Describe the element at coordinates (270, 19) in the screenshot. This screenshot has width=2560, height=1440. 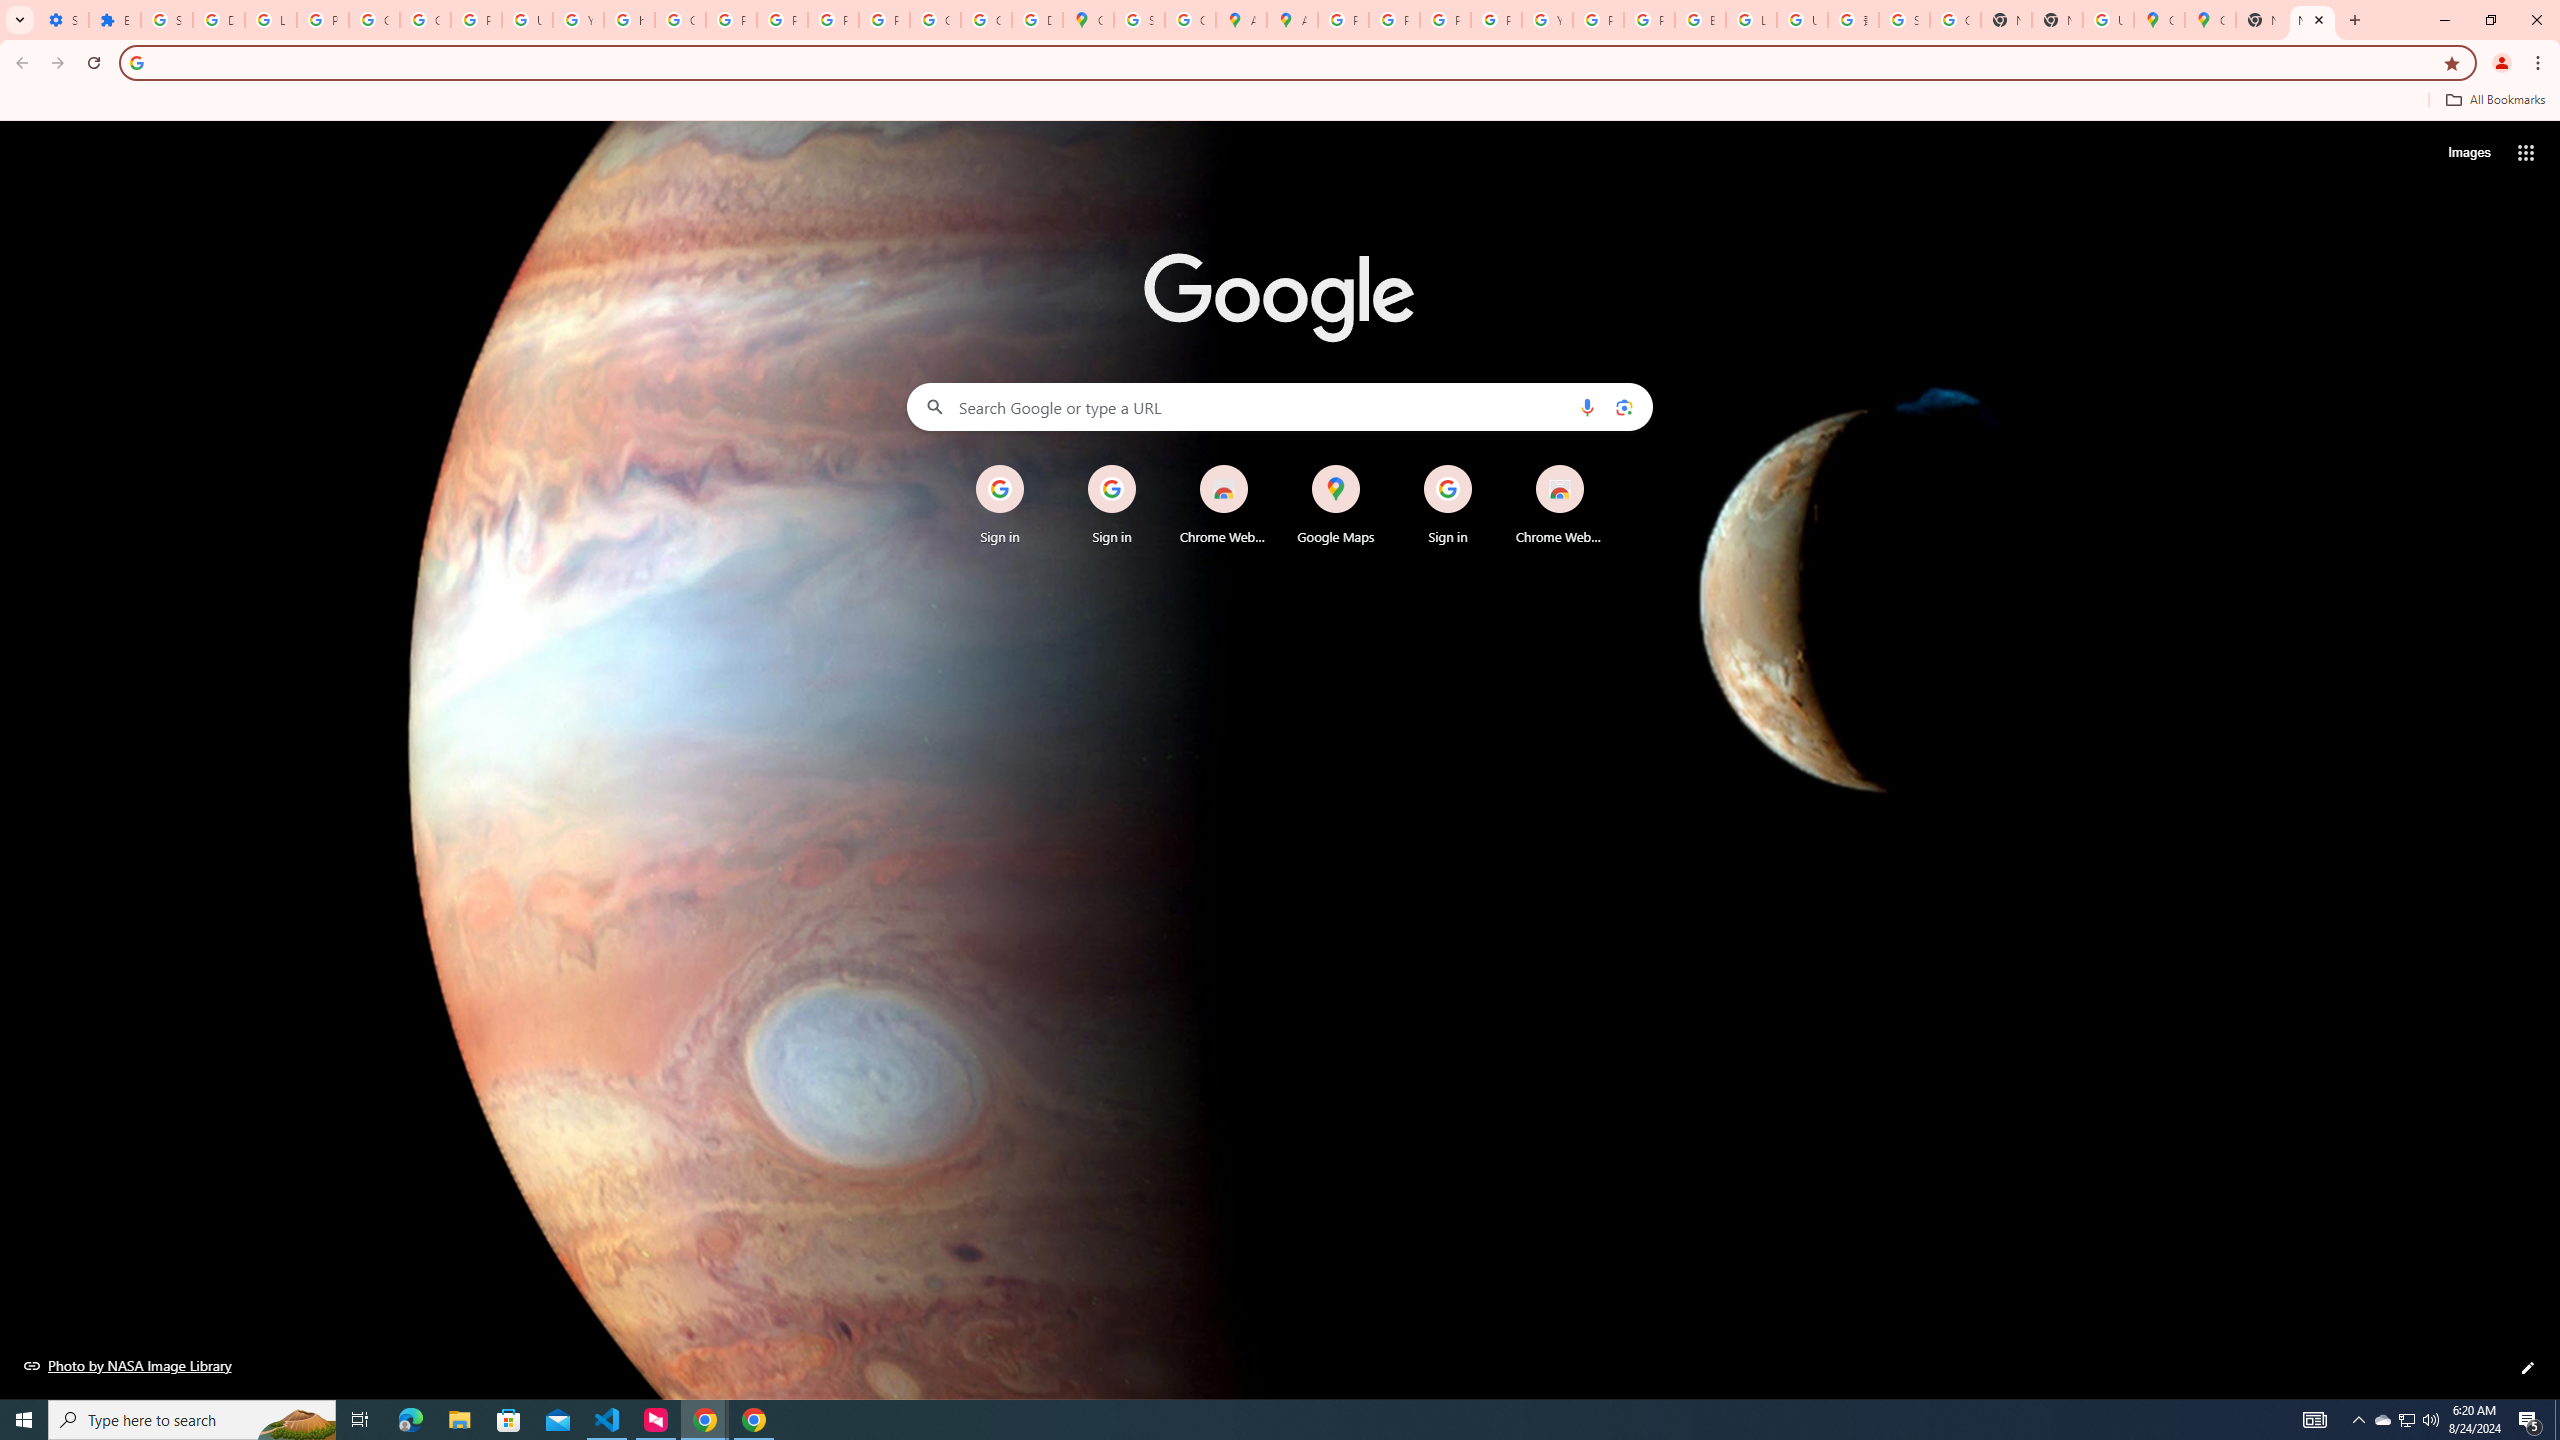
I see `'Learn how to find your photos - Google Photos Help'` at that location.